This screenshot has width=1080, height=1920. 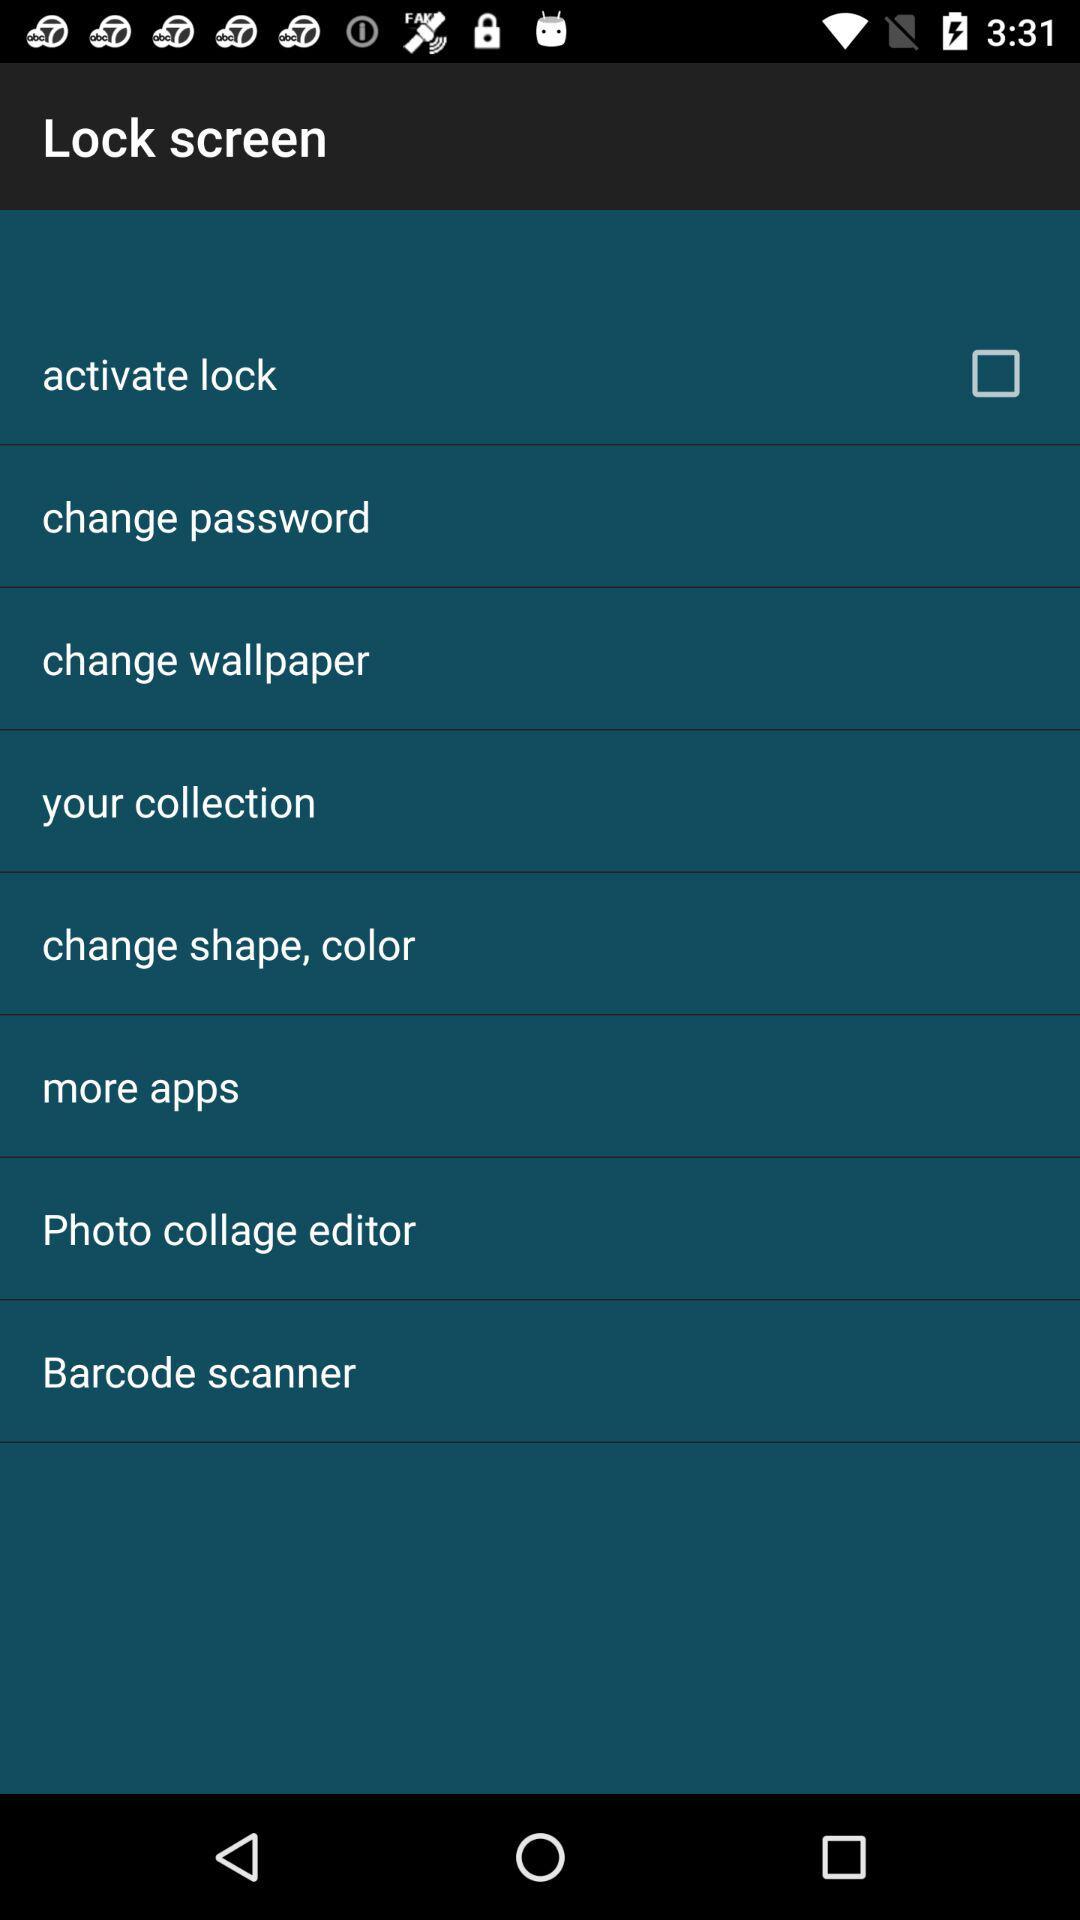 I want to click on the item at the top right corner, so click(x=995, y=373).